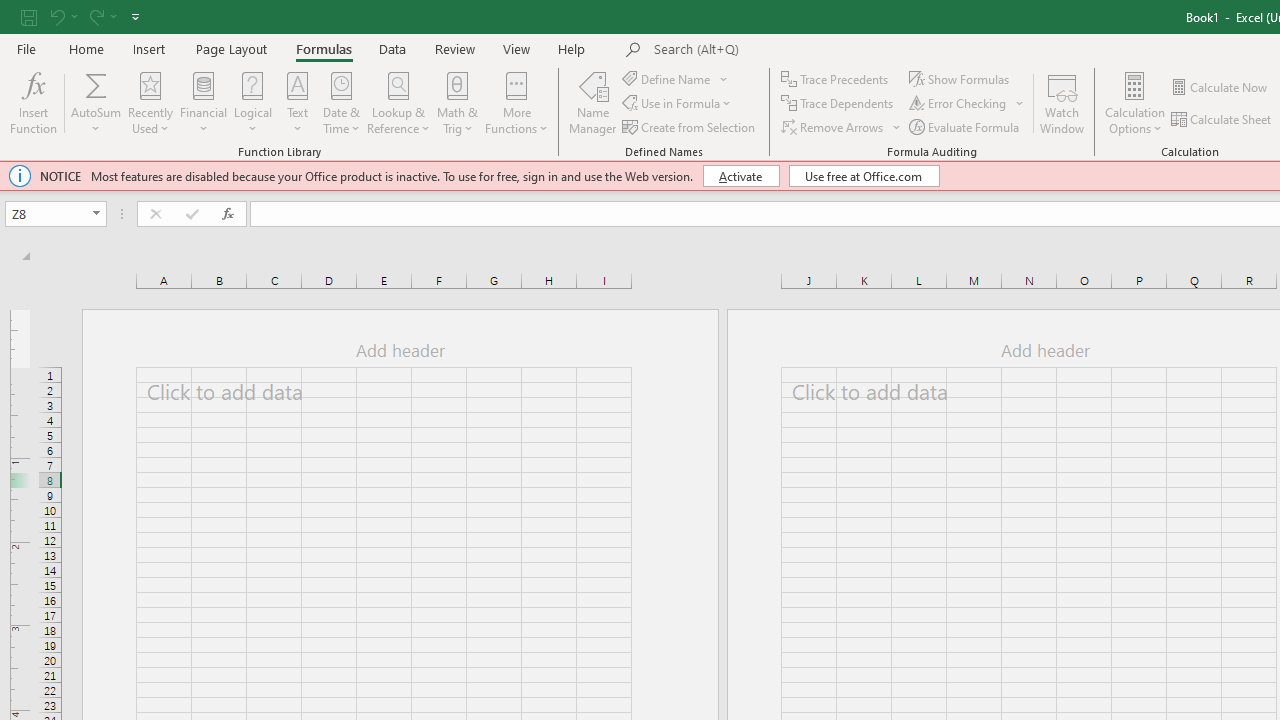 The height and width of the screenshot is (720, 1280). I want to click on 'Trace Dependents', so click(839, 103).